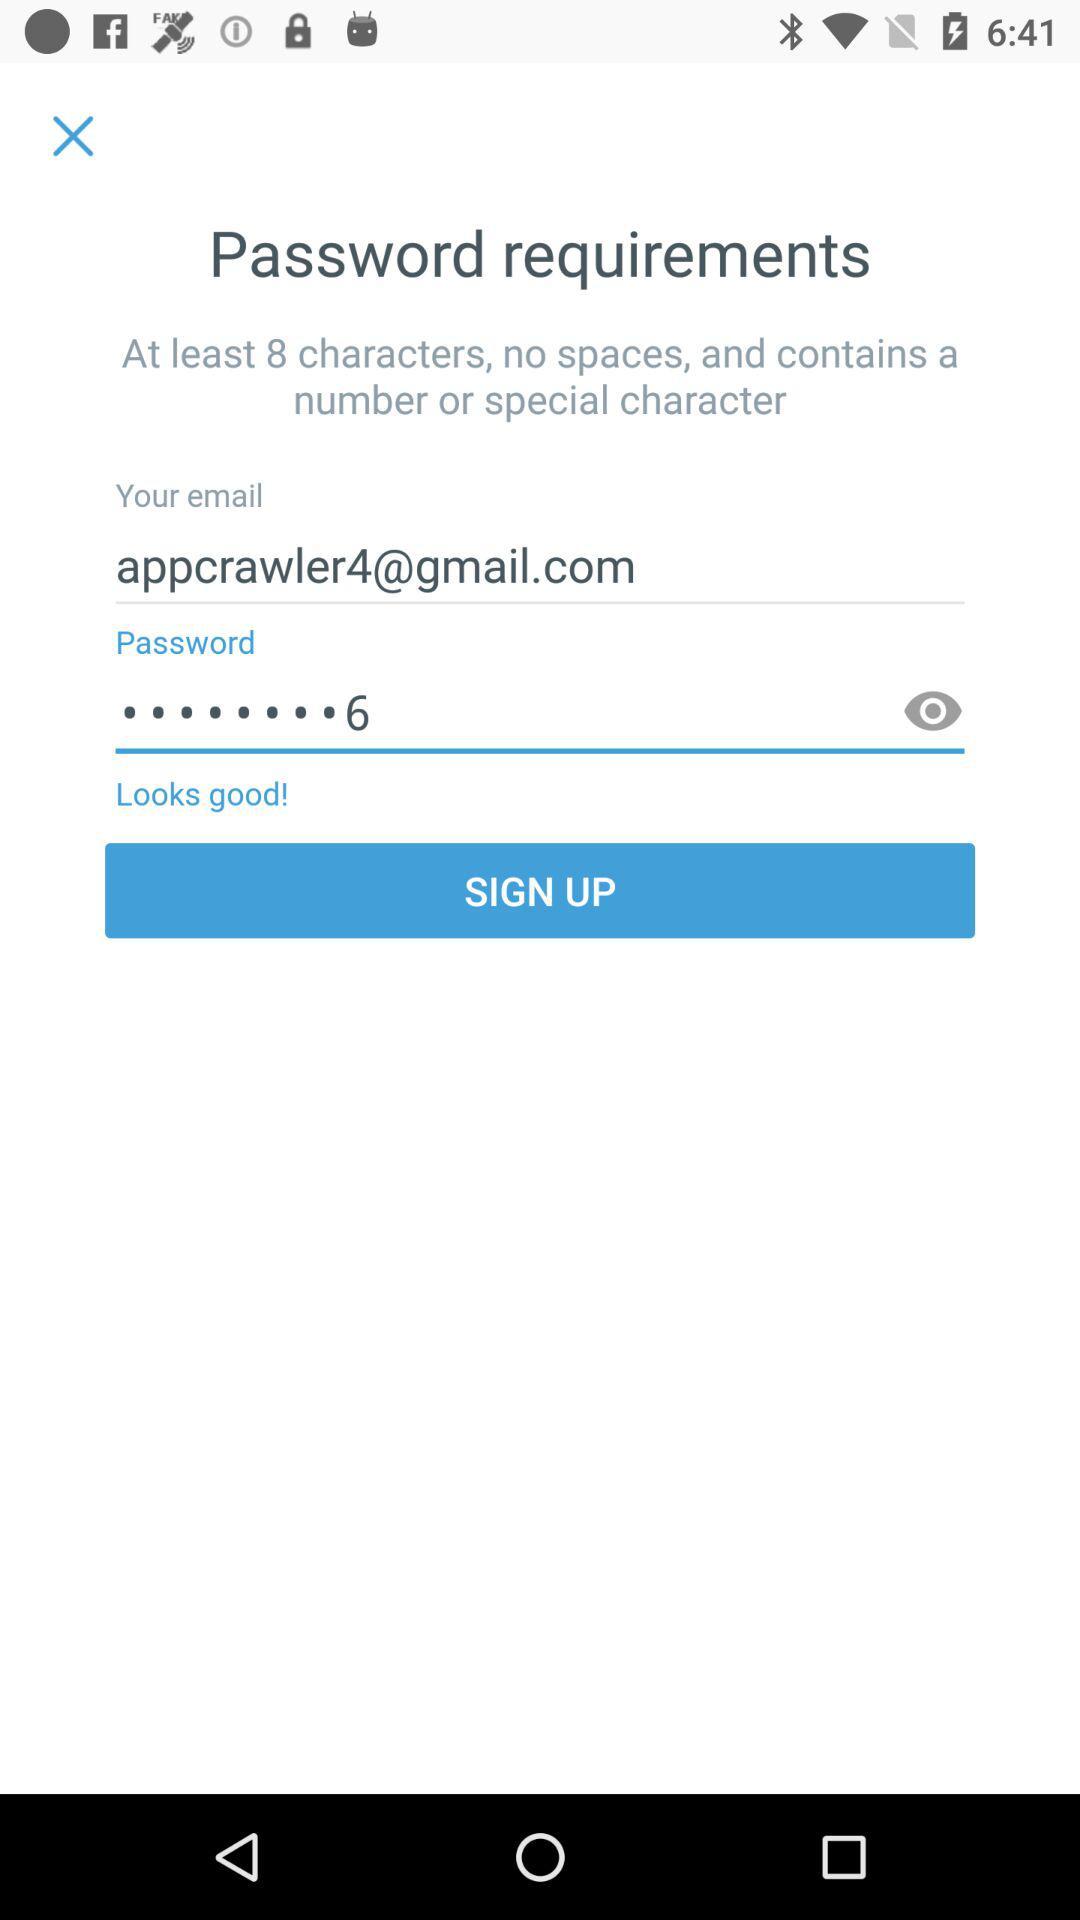 The height and width of the screenshot is (1920, 1080). I want to click on app below the looks good! app, so click(540, 889).